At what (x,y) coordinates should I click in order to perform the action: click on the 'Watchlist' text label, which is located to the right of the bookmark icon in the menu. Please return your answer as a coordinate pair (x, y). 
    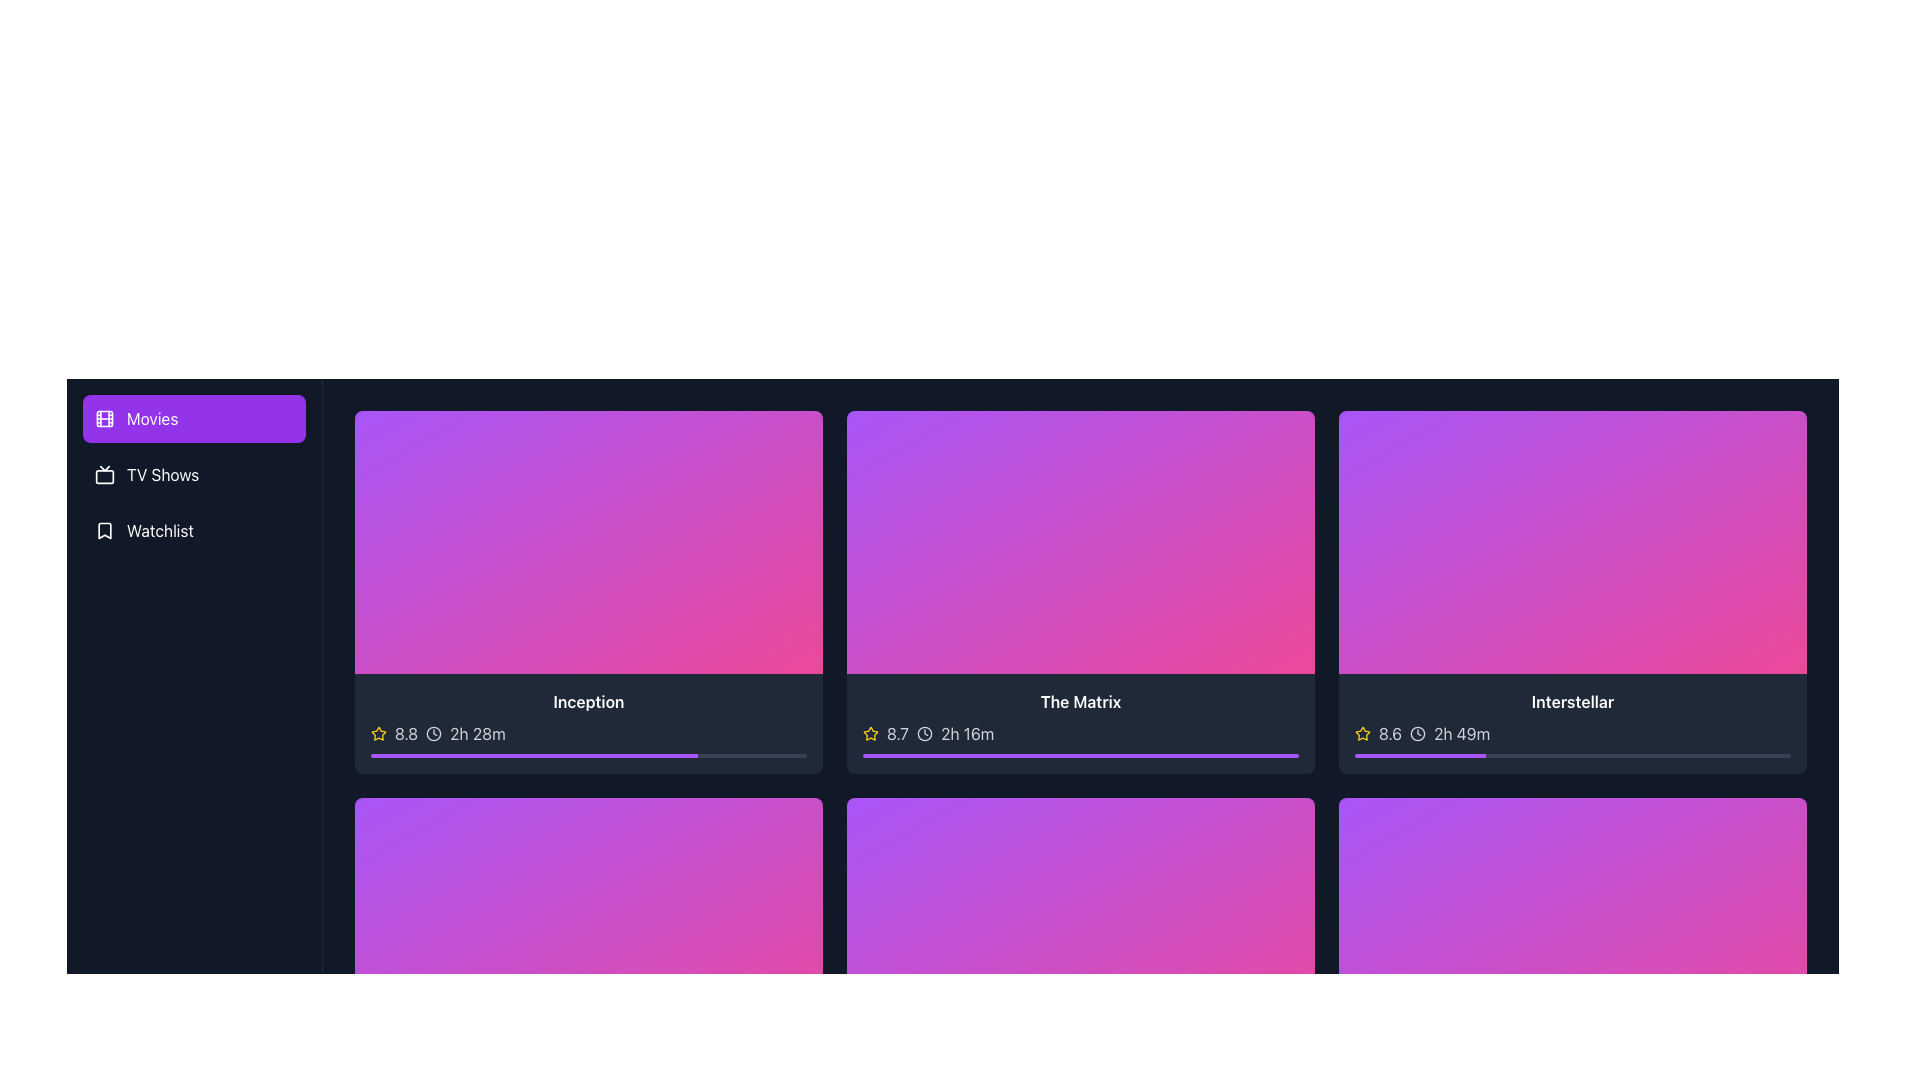
    Looking at the image, I should click on (160, 530).